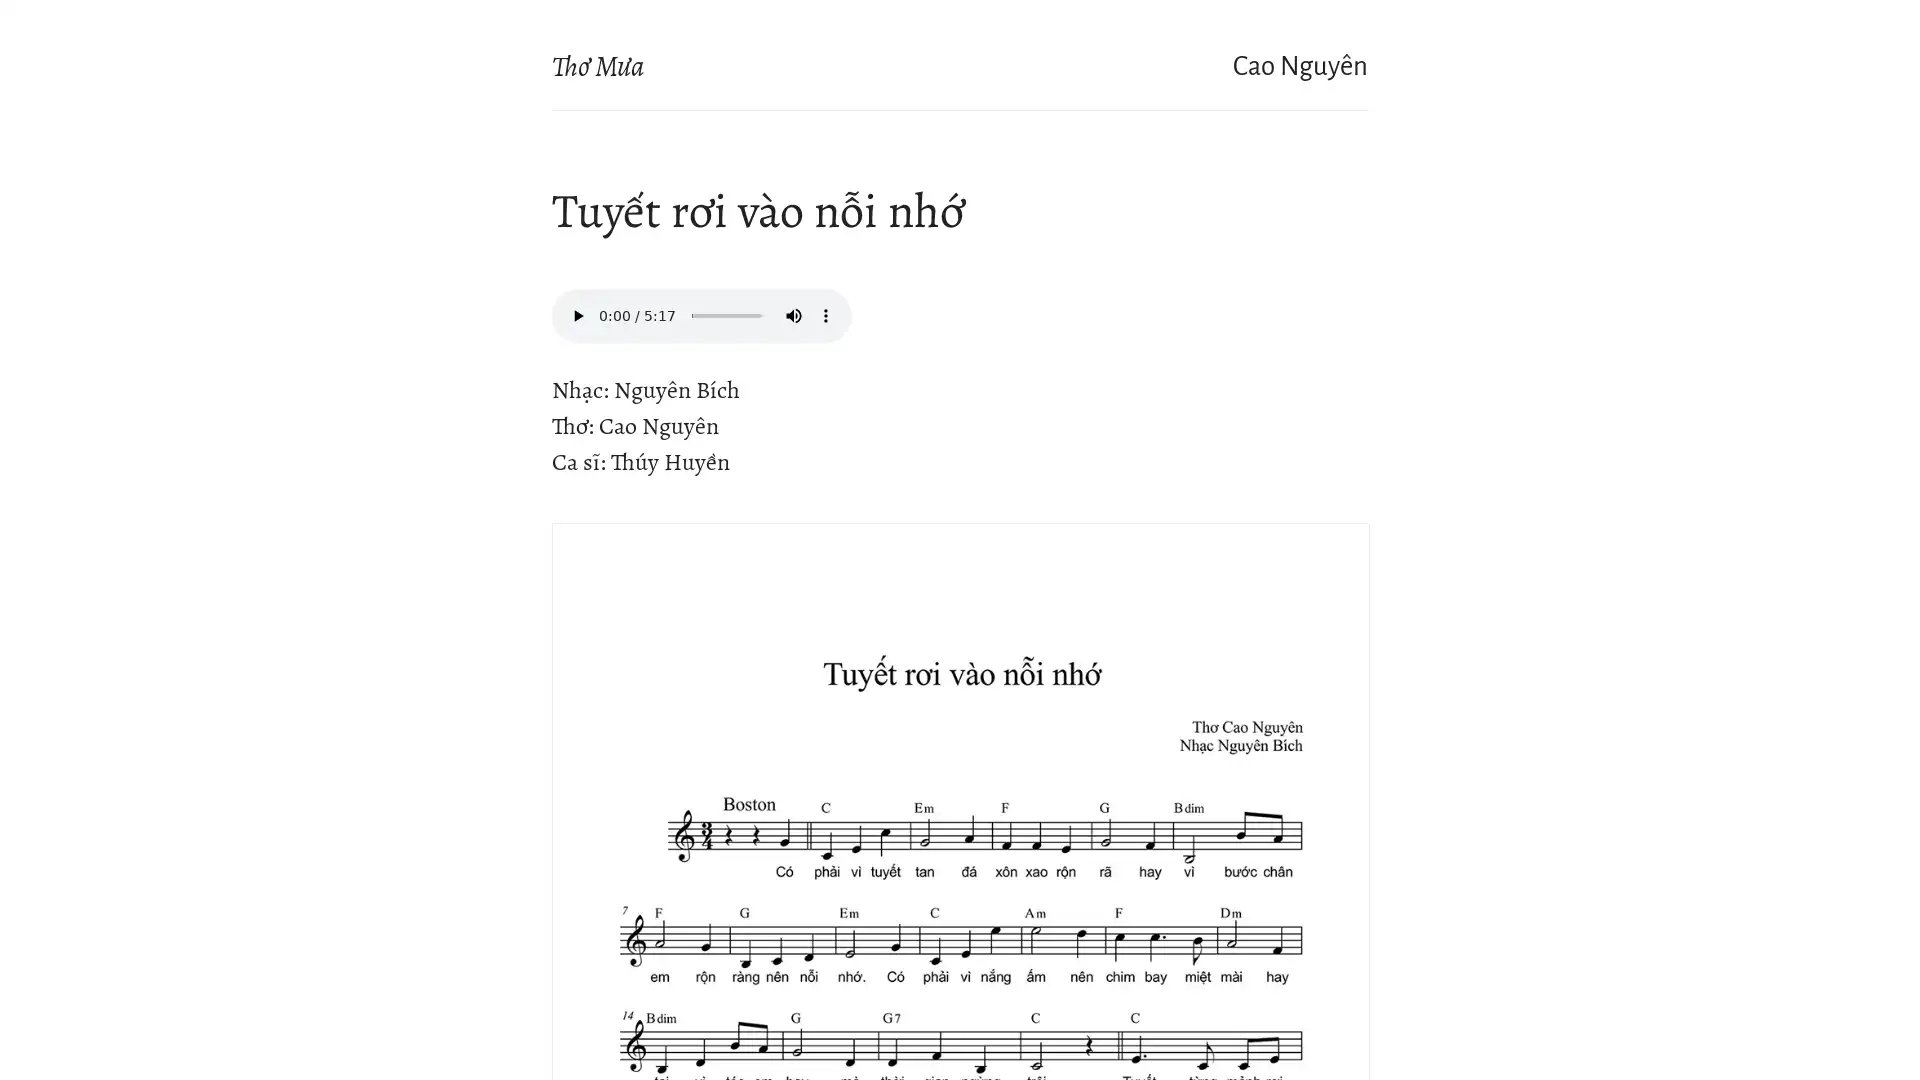  Describe the element at coordinates (576, 315) in the screenshot. I see `play` at that location.